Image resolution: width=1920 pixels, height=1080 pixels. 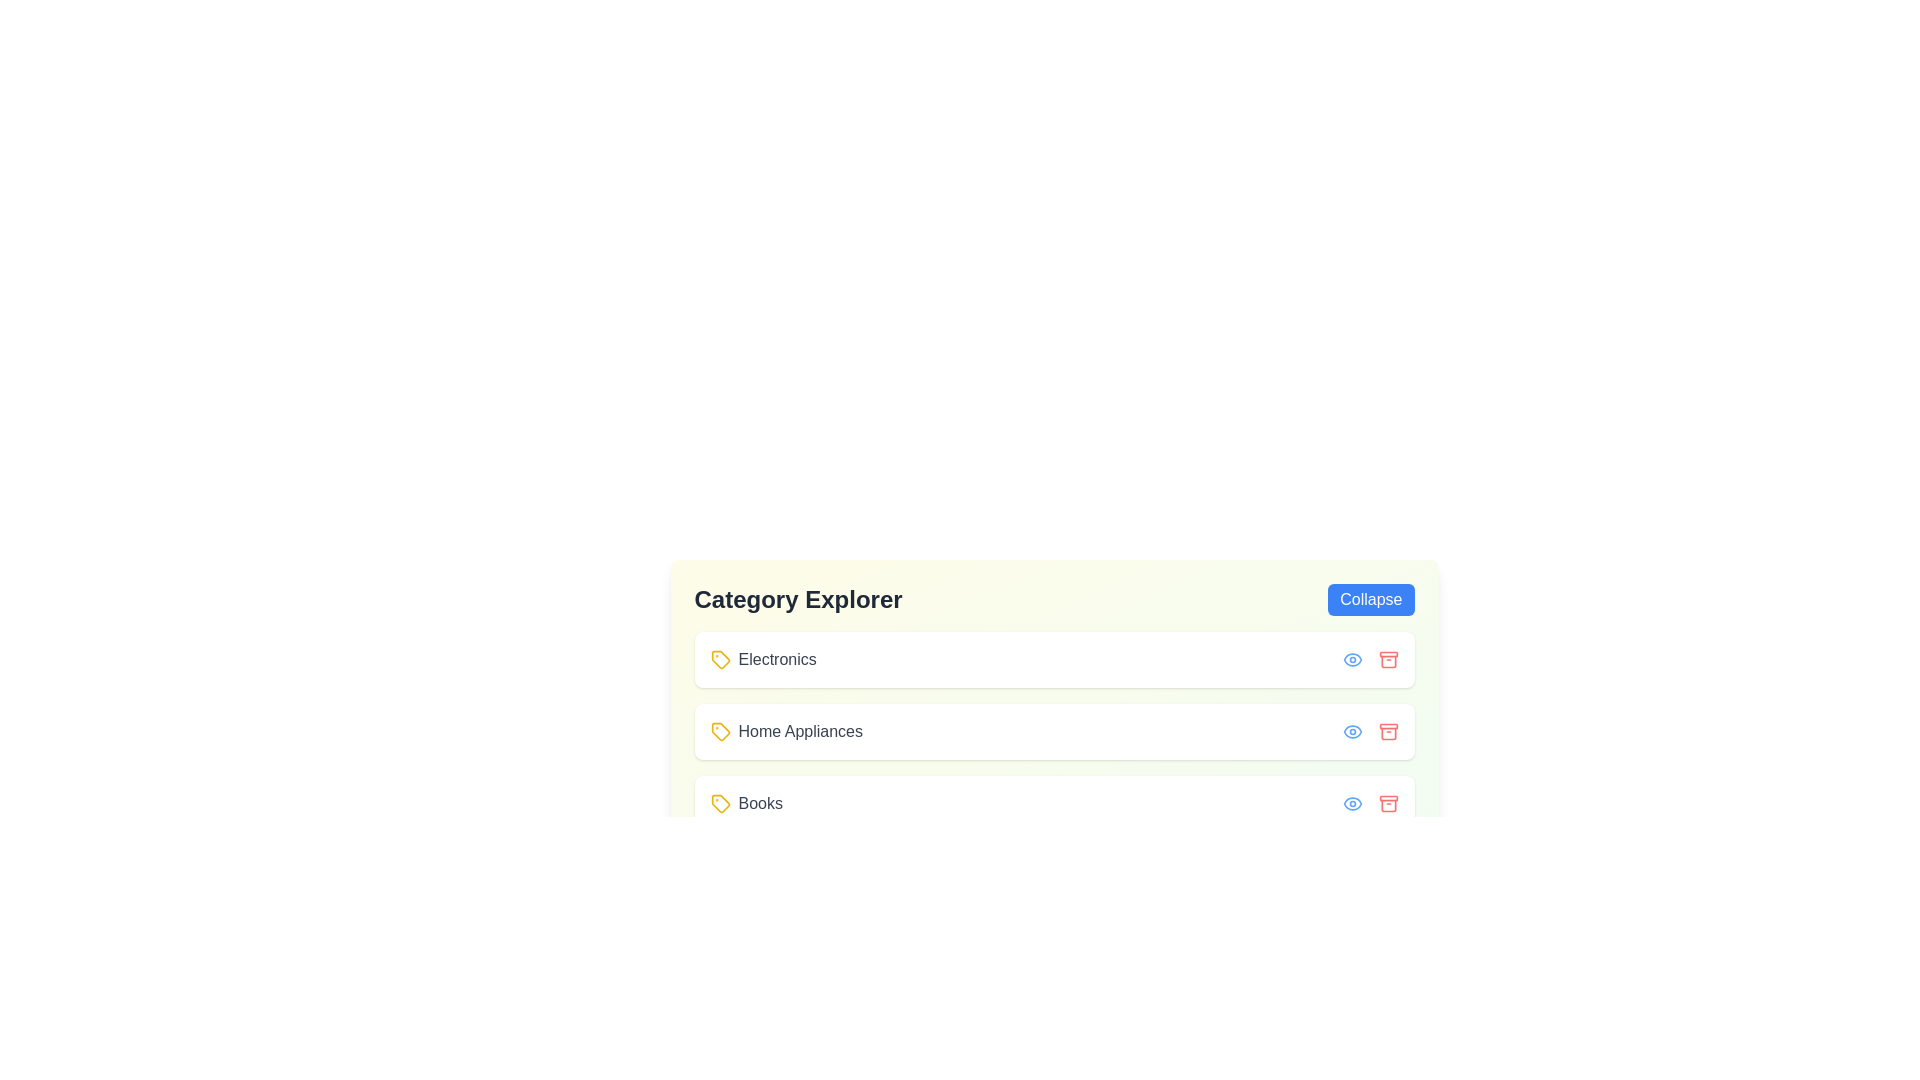 I want to click on the yellow tag icon representing the 'Electronics' category, which is the first icon in the category row, so click(x=720, y=659).